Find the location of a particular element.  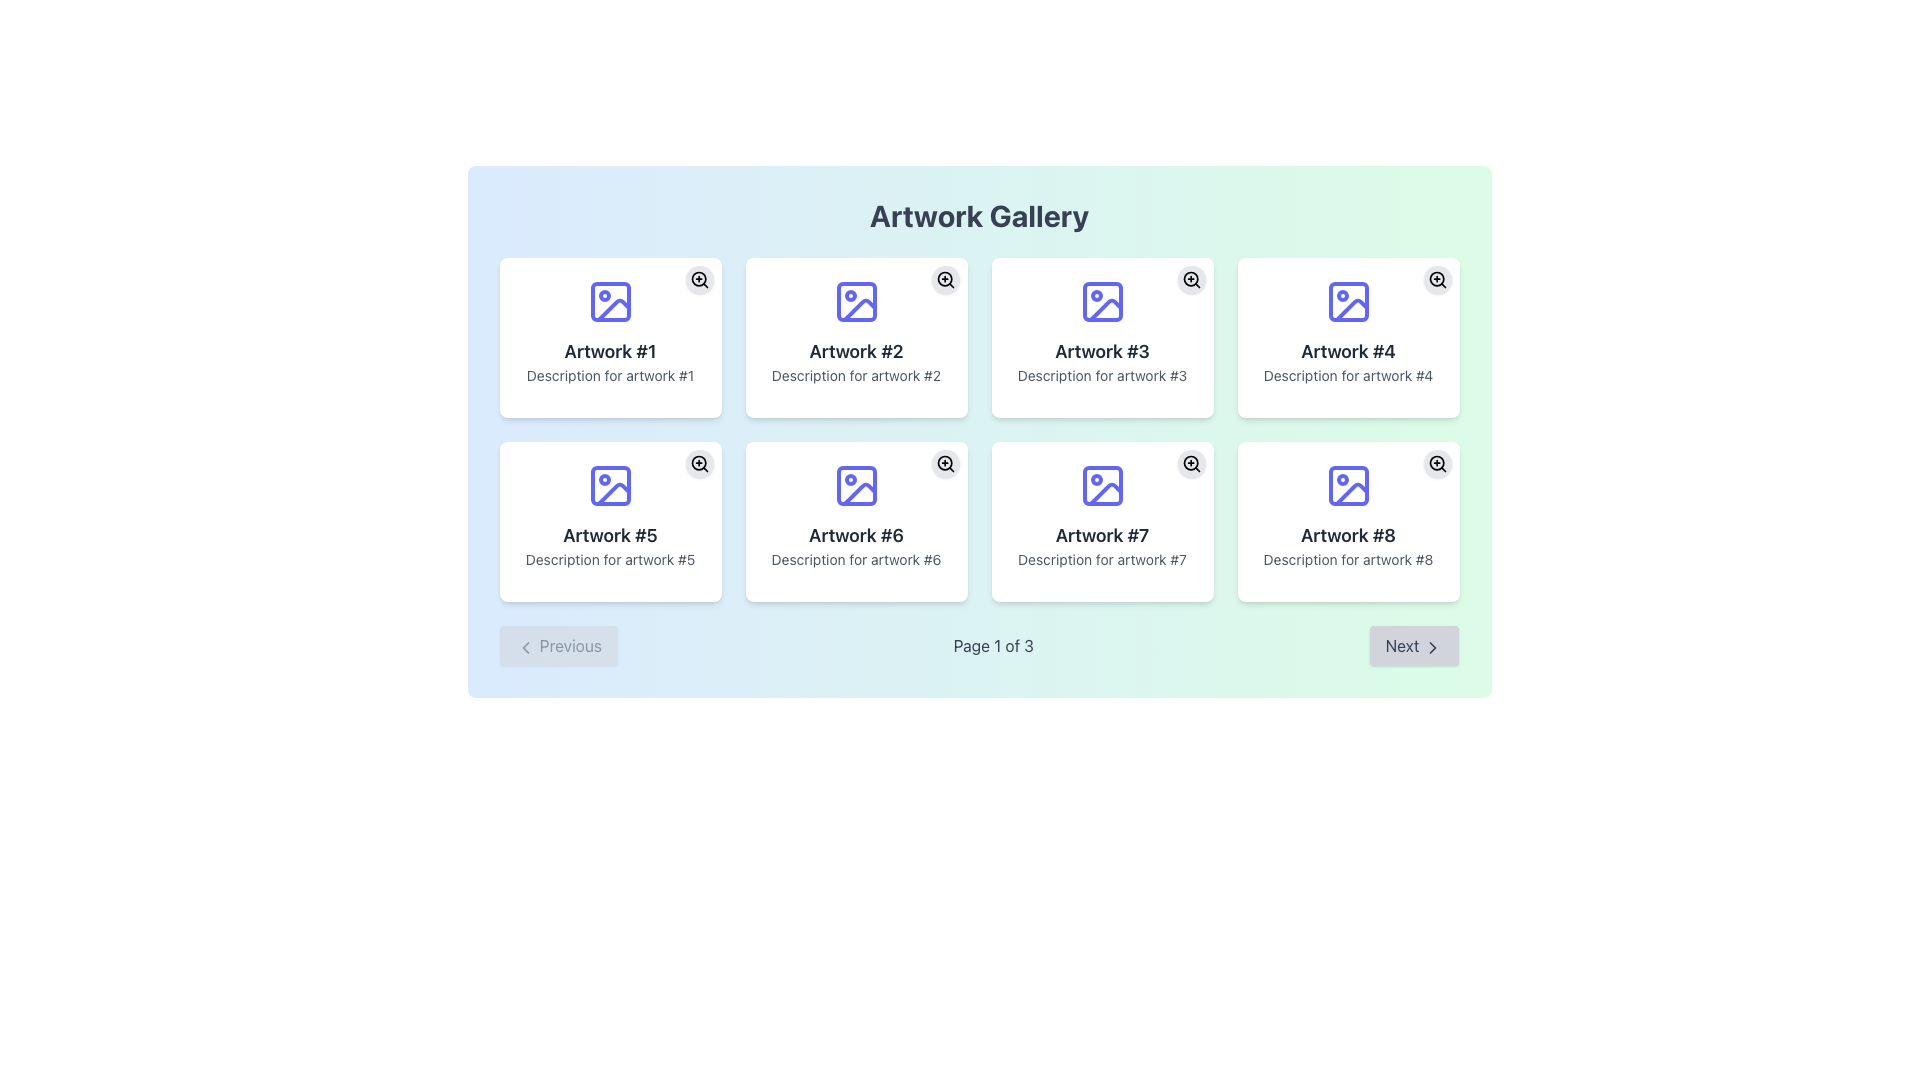

the text label that serves as a description for the artwork entry located beneath the 'Artwork #6' title in the sixth card of the 'Artwork Gallery' is located at coordinates (856, 559).